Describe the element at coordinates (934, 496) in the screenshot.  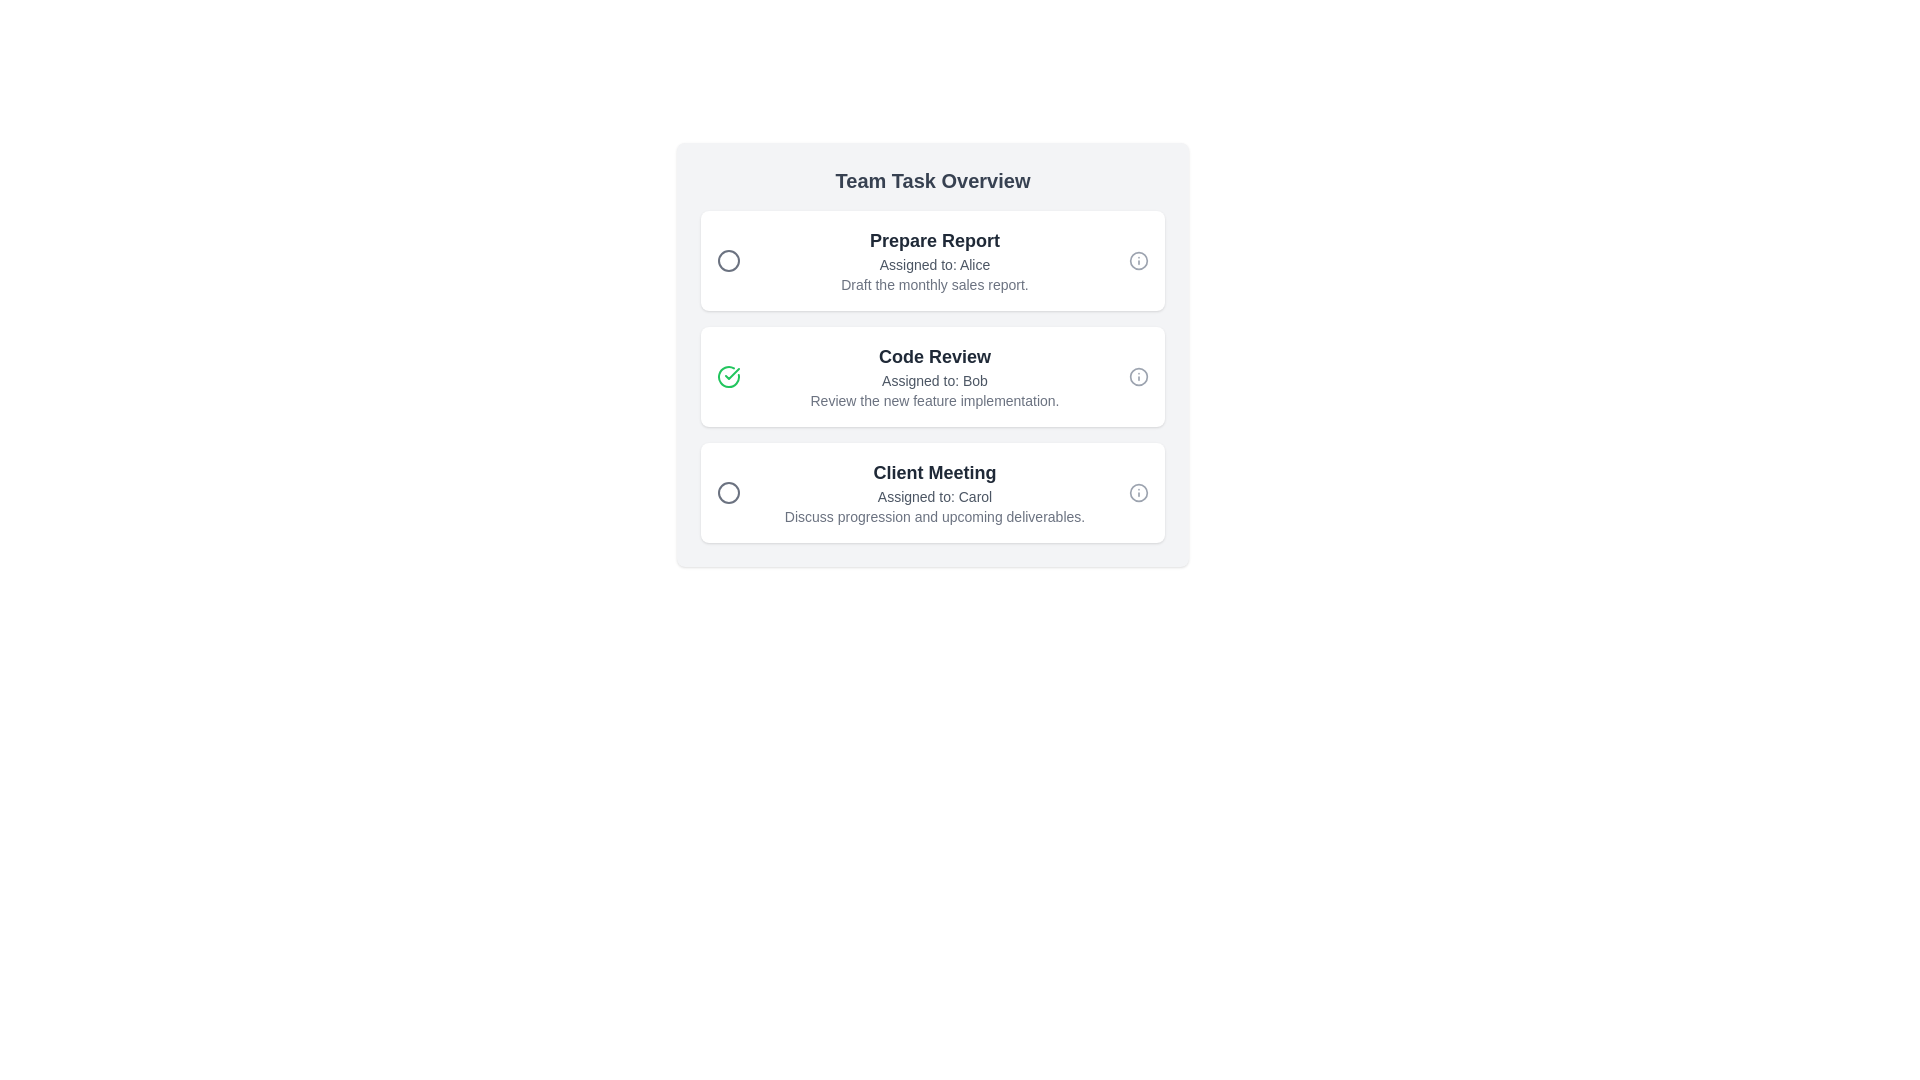
I see `the text display element that reads 'Assigned to: Carol', which is styled with a small font size and gray color, located directly below the heading 'Client Meeting'` at that location.